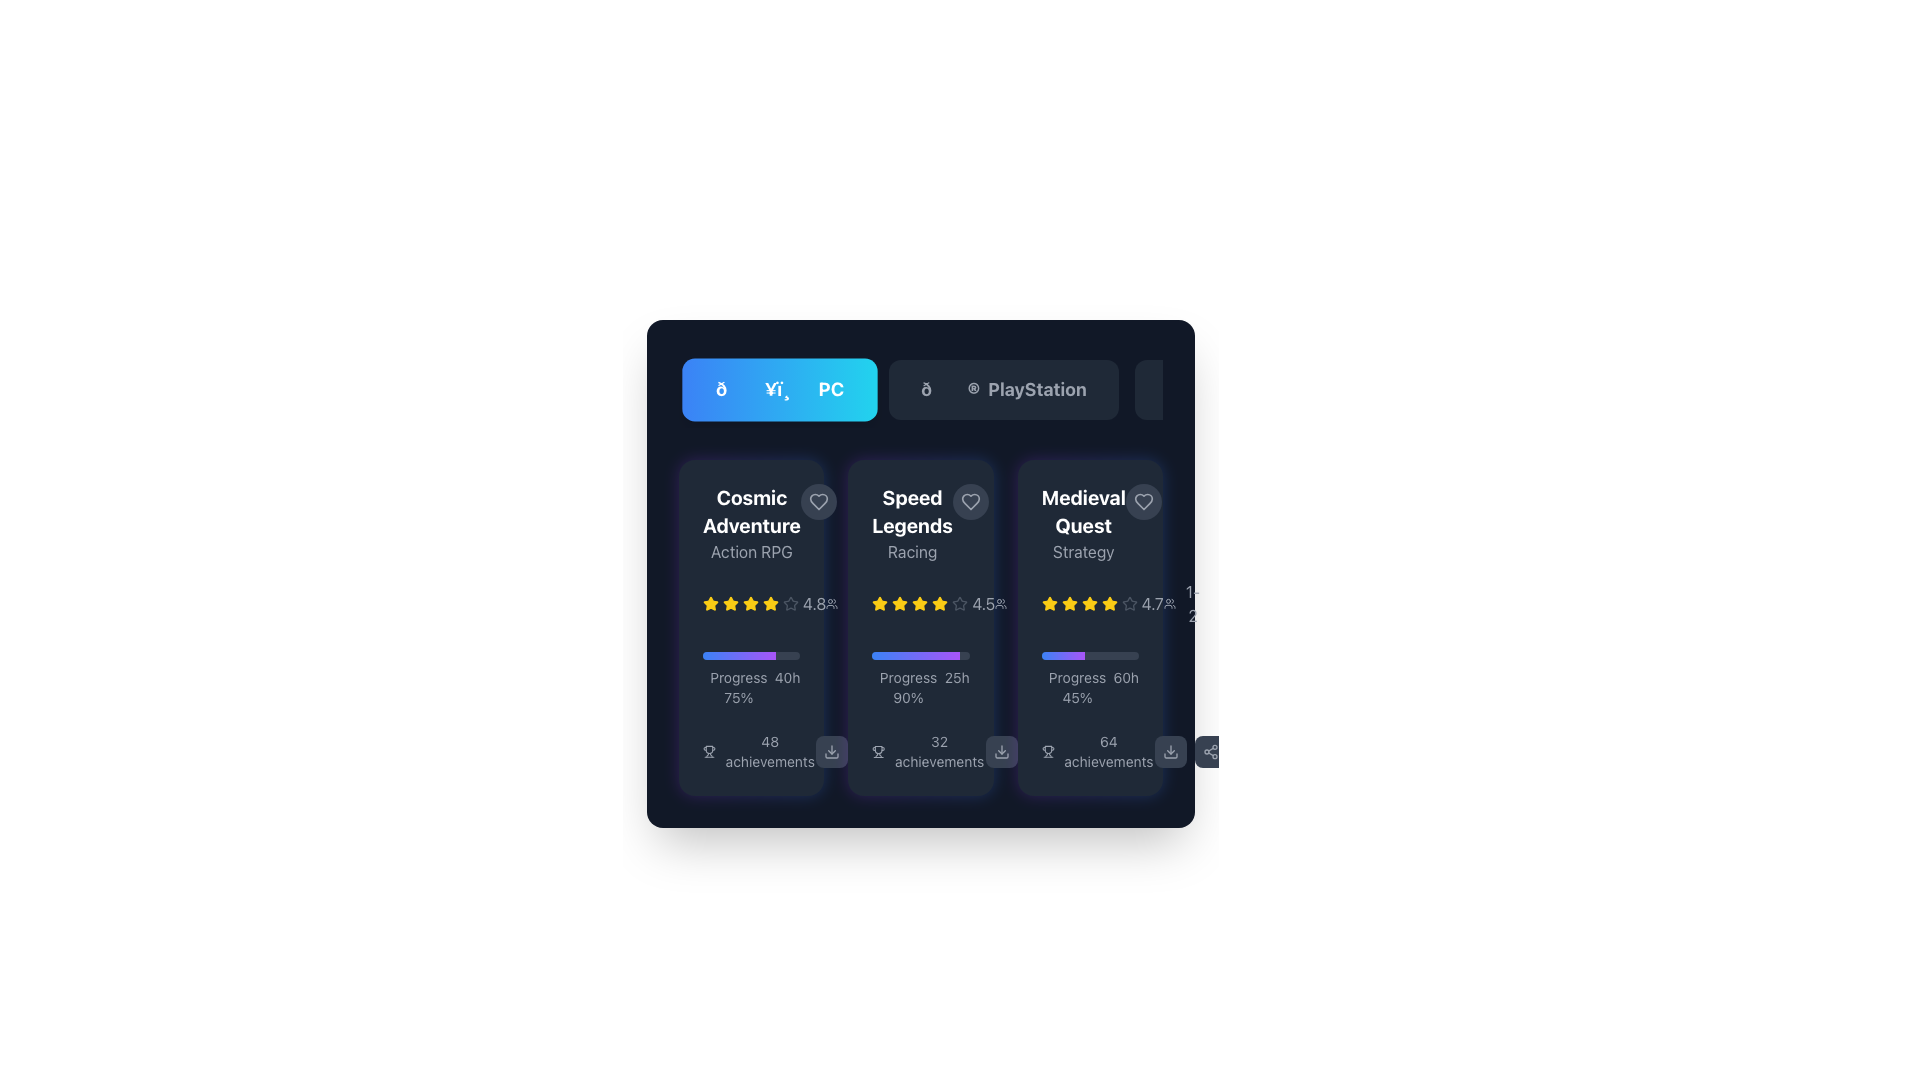 This screenshot has height=1080, width=1920. I want to click on the text label displaying '48 achievements', which is styled in a modern sans-serif font and positioned below a trophy icon in the first card of a horizontally aligned set of three cards, so click(769, 752).